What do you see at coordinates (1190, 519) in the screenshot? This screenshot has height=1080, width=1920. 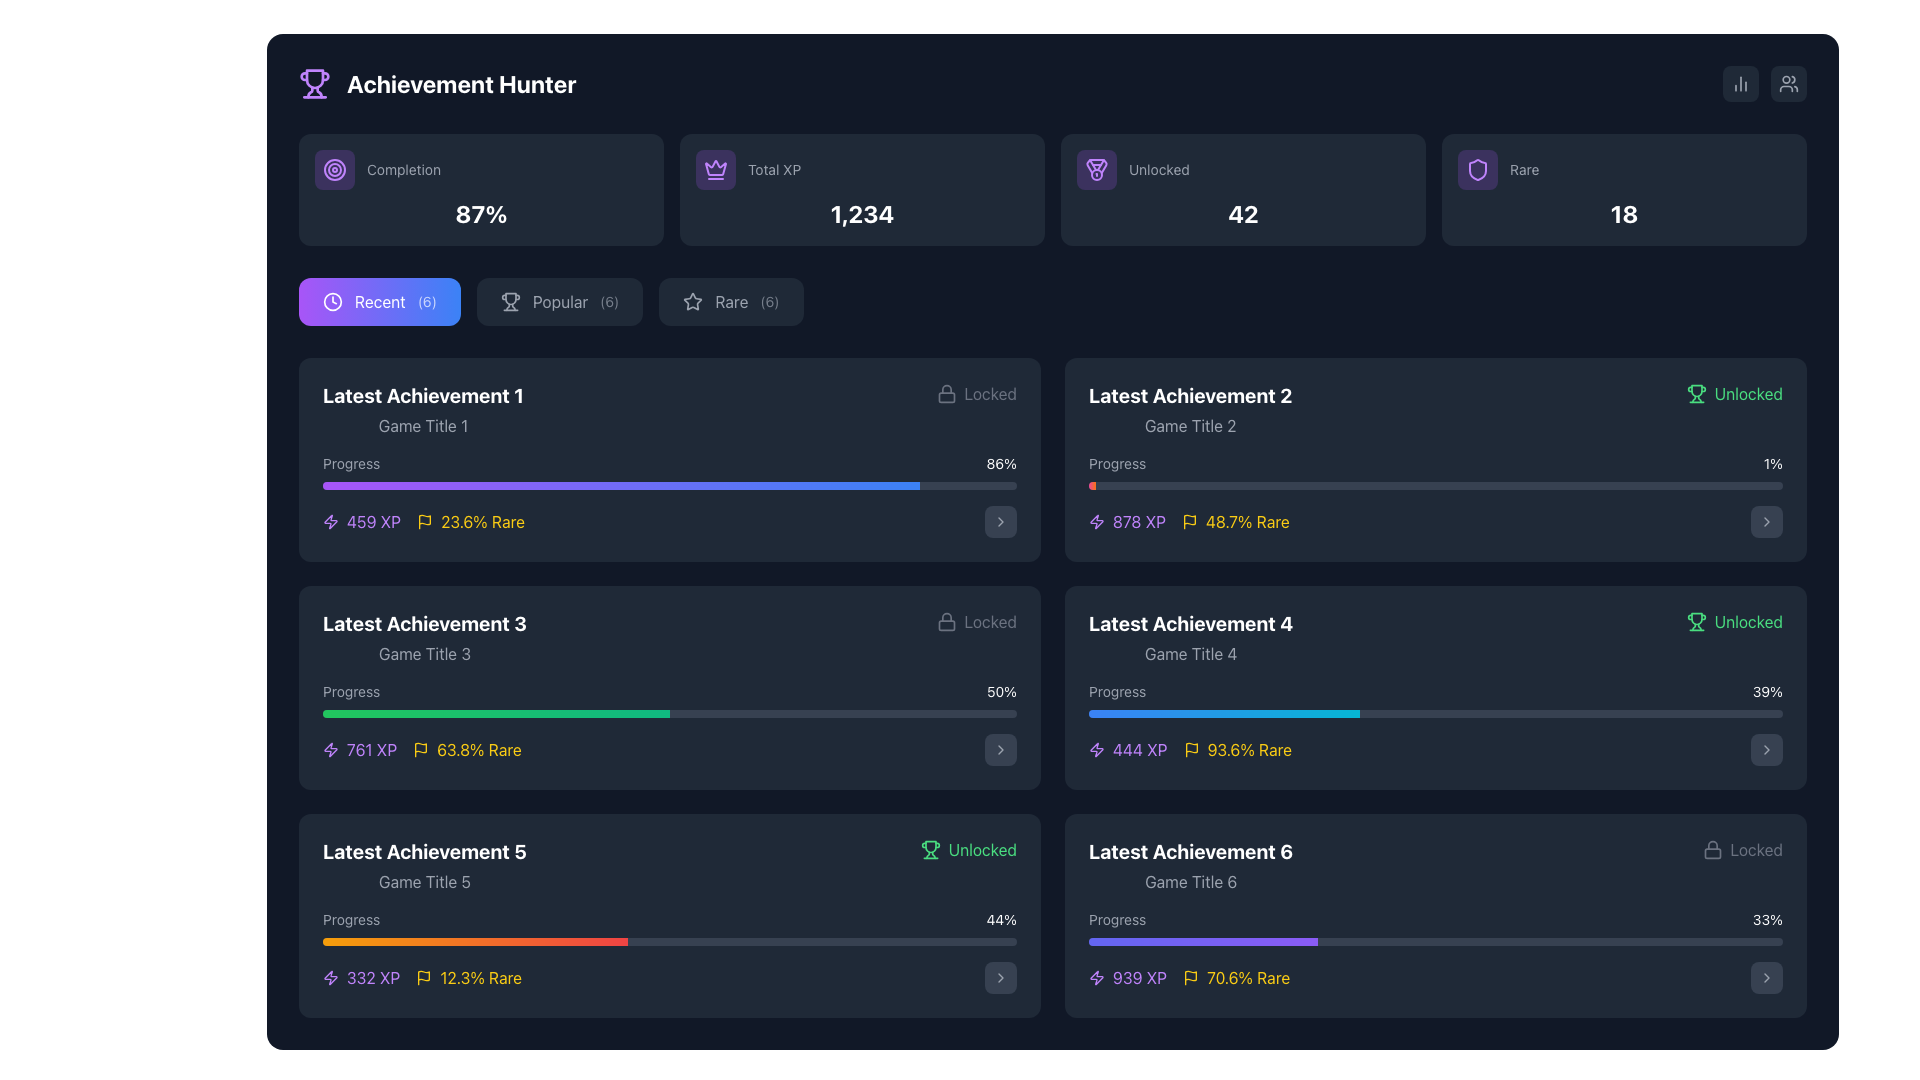 I see `the flag icon located at the top-right corner of the 'Latest Achievement 2' card, adjacent to the progress bar` at bounding box center [1190, 519].